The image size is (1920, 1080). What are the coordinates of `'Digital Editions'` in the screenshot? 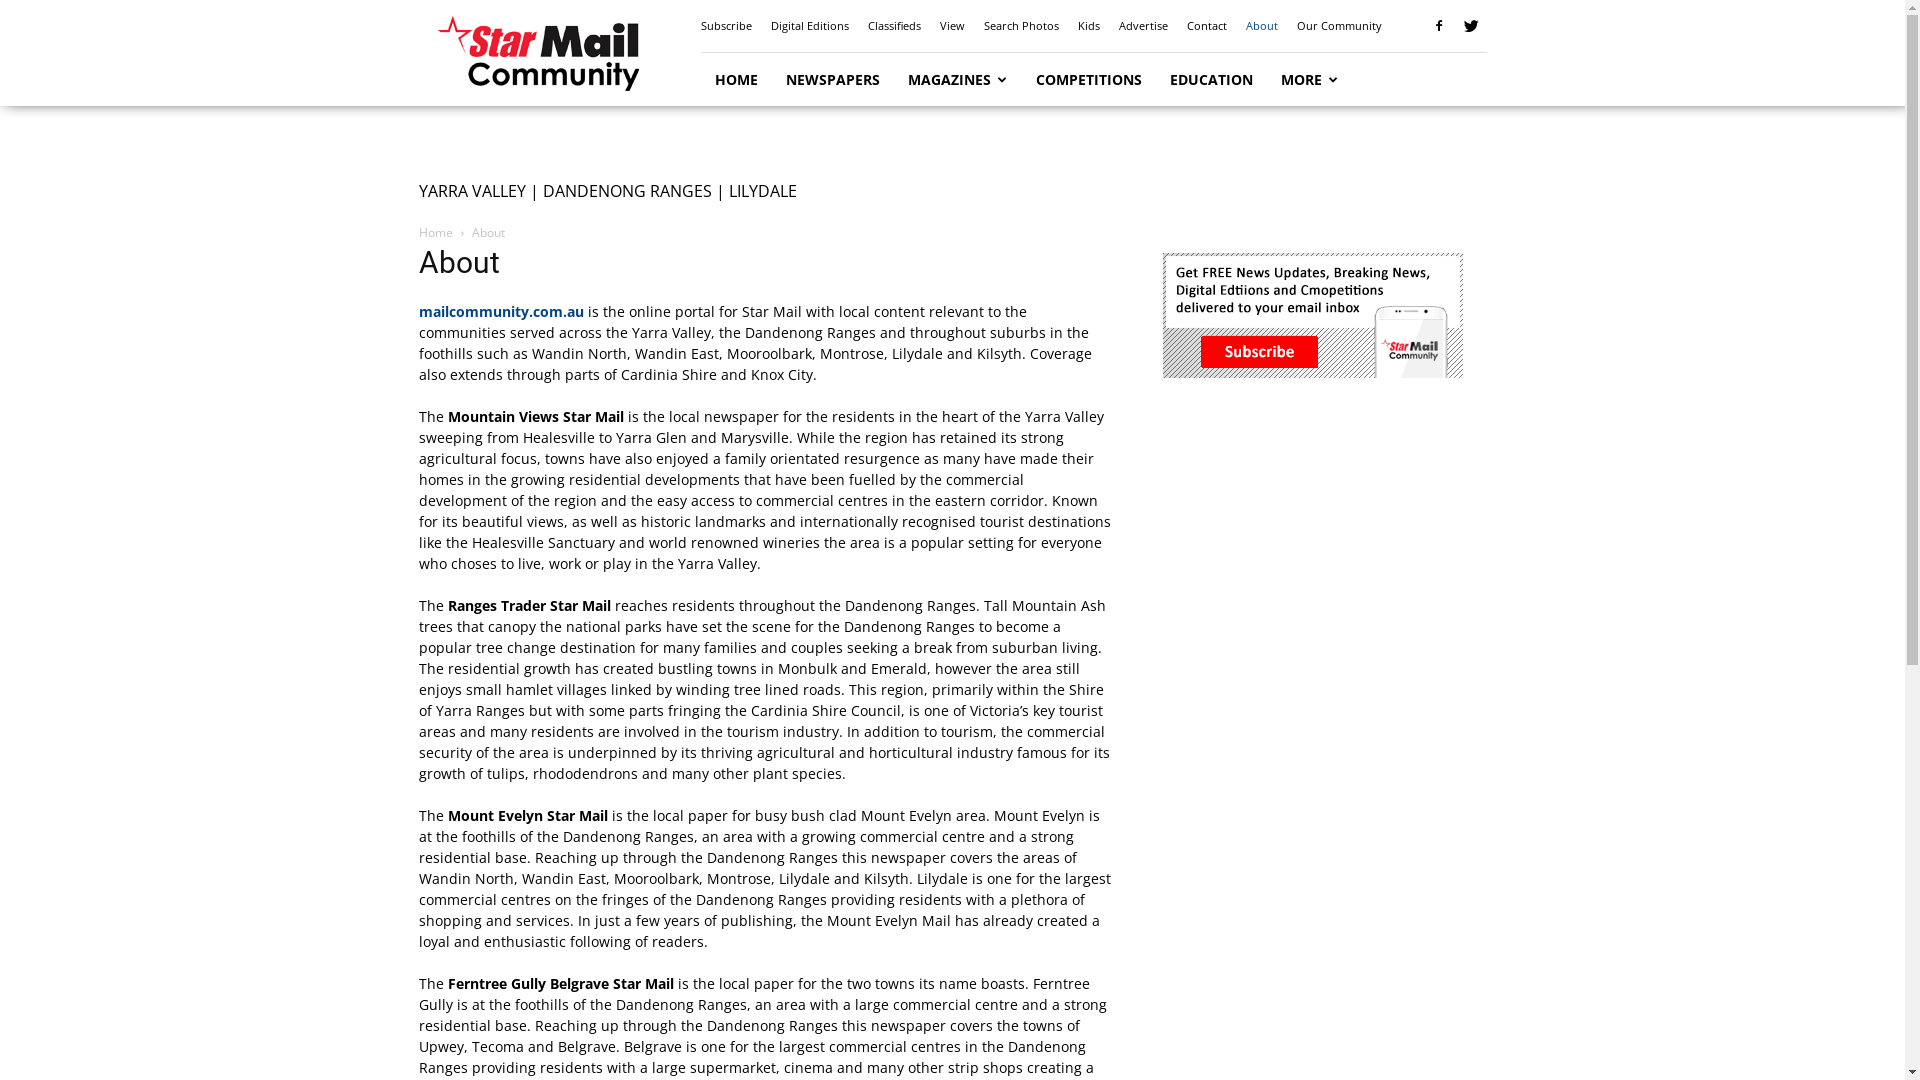 It's located at (809, 25).